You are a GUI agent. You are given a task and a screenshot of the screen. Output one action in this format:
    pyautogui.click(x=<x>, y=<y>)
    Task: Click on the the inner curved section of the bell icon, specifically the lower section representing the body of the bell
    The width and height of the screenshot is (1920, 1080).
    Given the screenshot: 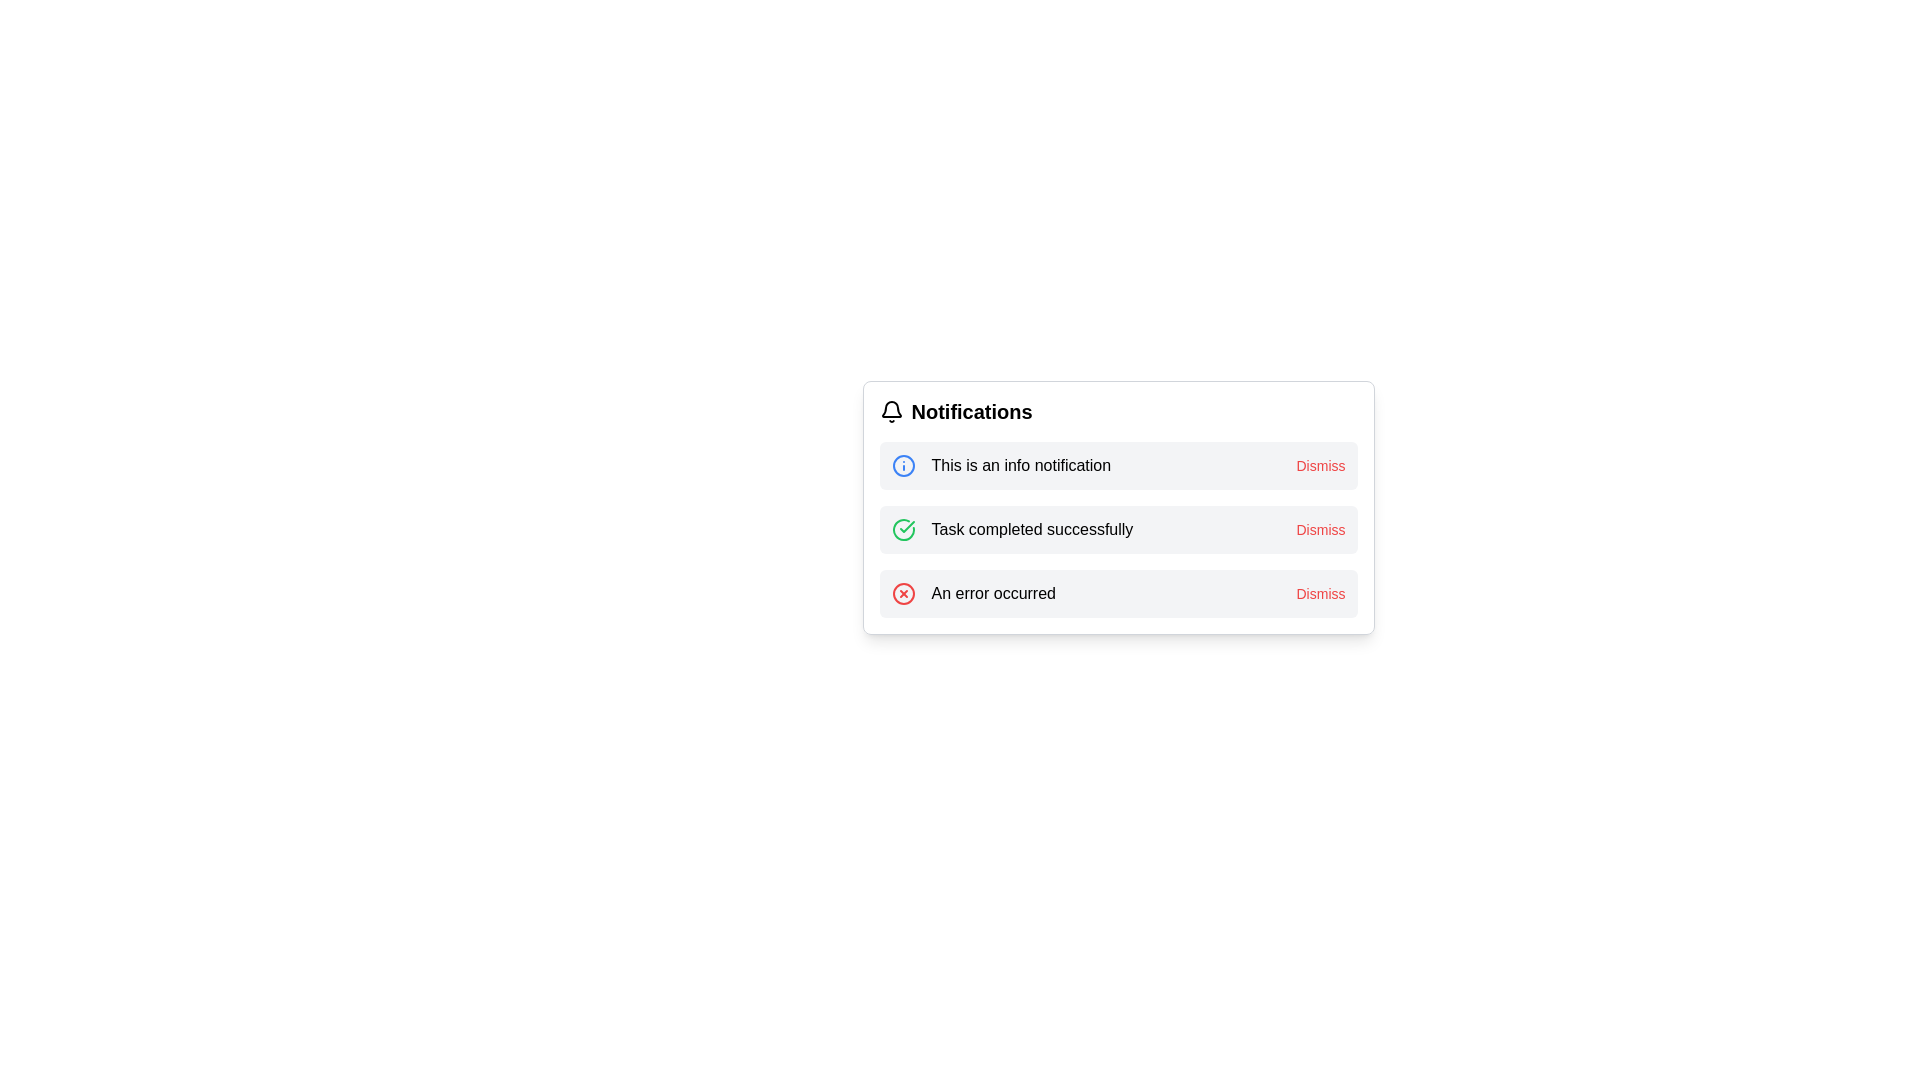 What is the action you would take?
    pyautogui.click(x=890, y=408)
    